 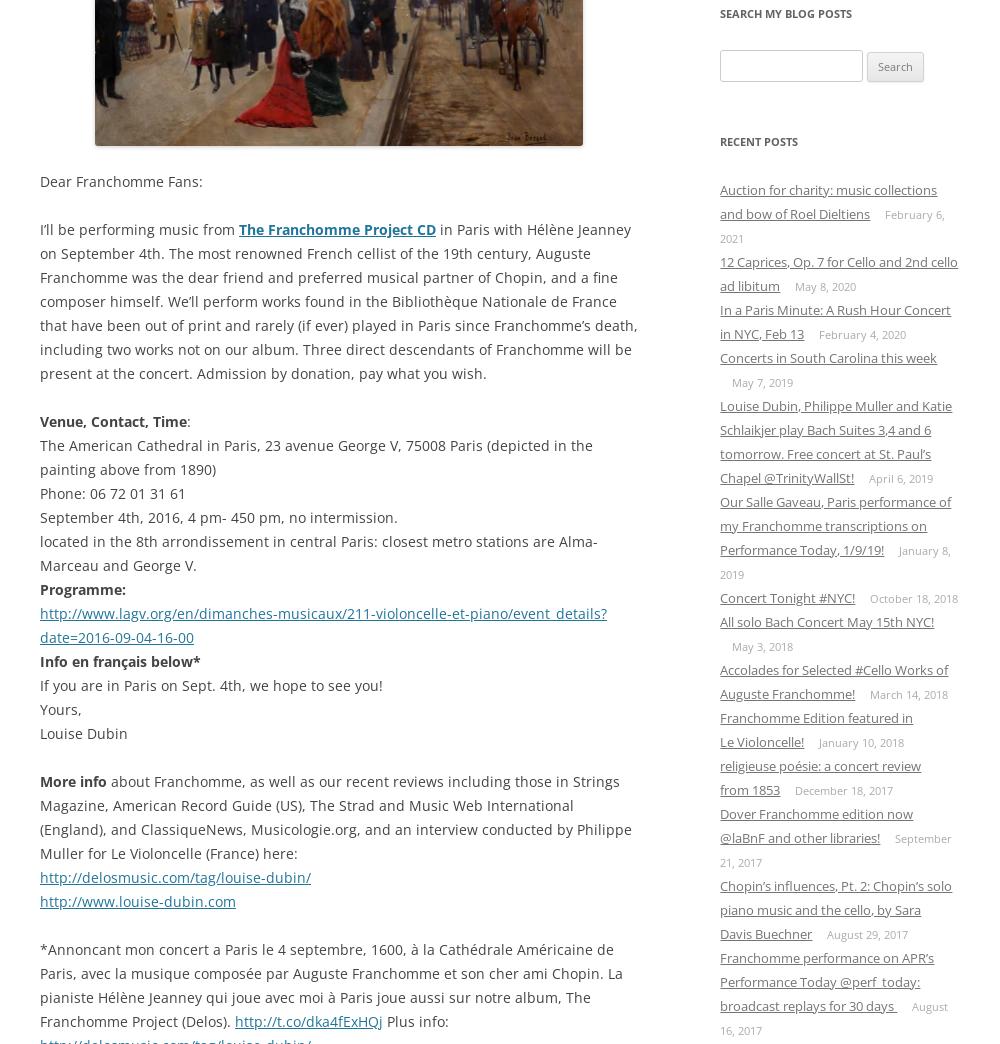 What do you see at coordinates (112, 492) in the screenshot?
I see `'Phone: 06 72 01 31 61'` at bounding box center [112, 492].